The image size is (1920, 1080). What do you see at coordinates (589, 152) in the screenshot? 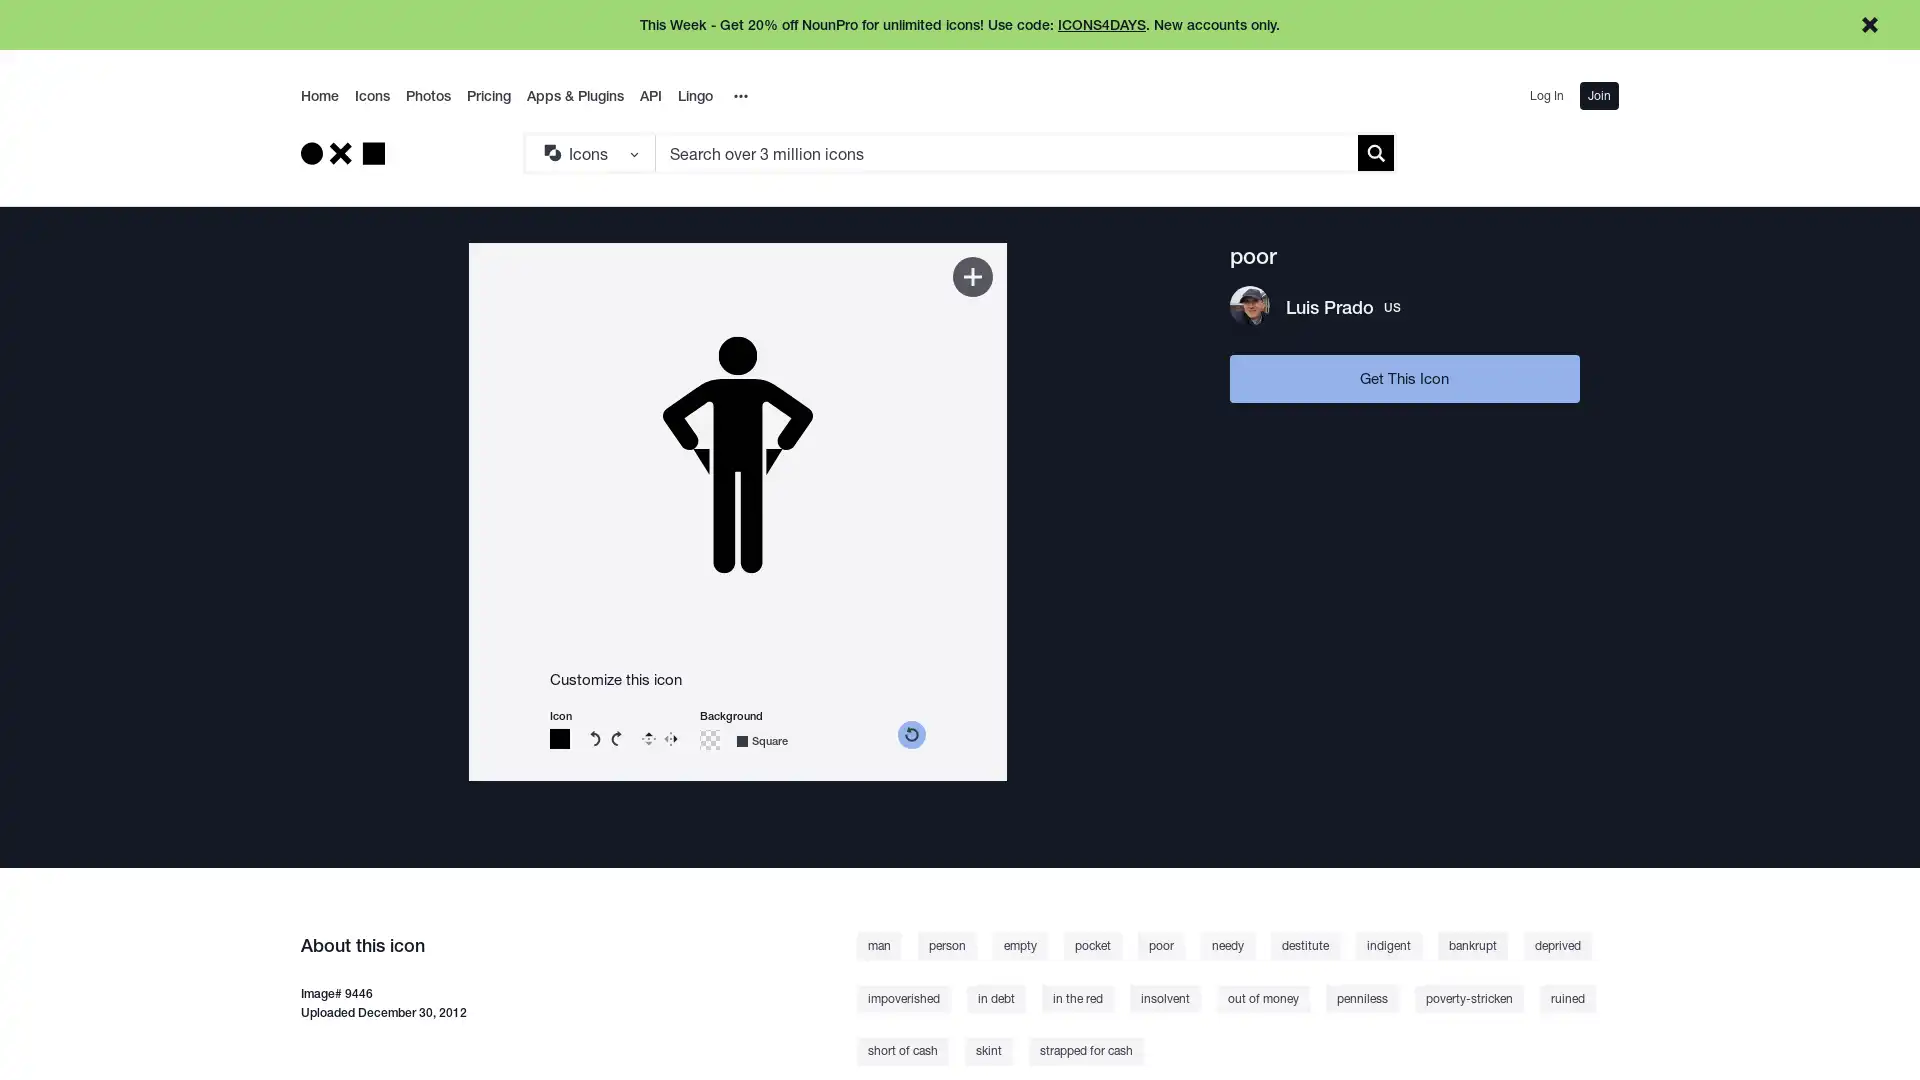
I see `Search Type` at bounding box center [589, 152].